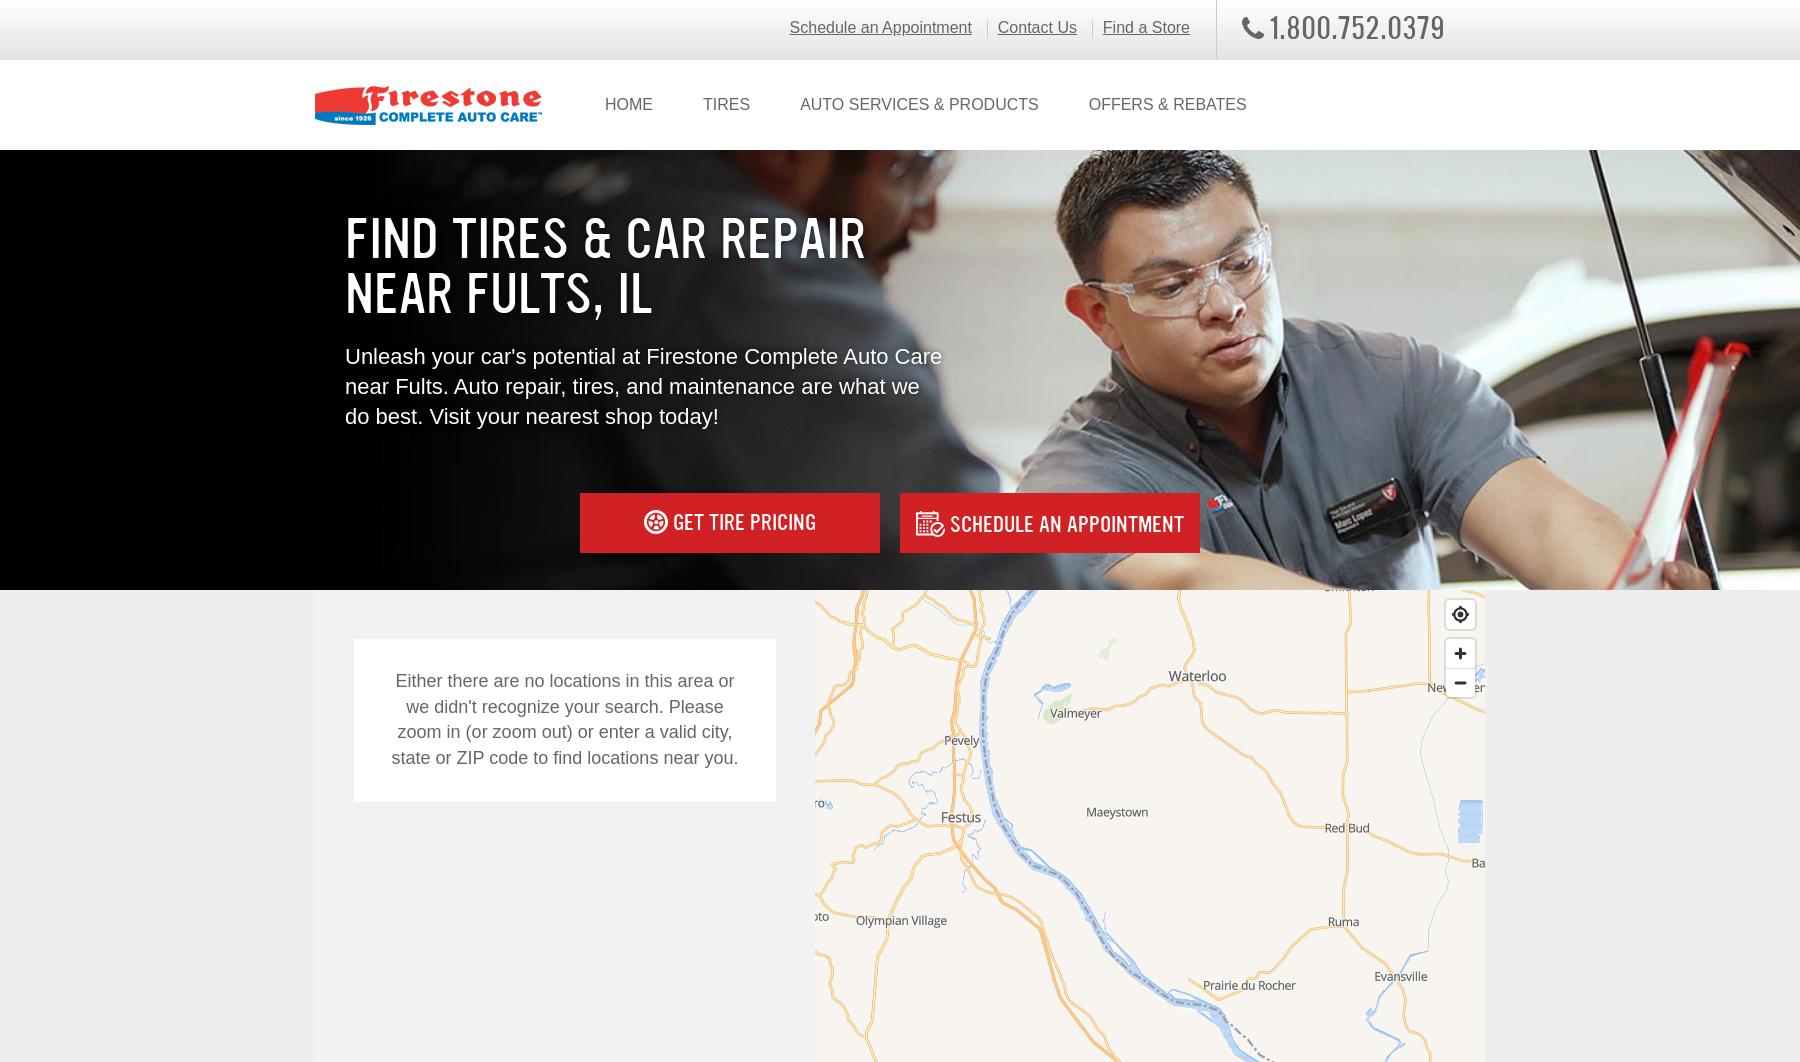 This screenshot has width=1800, height=1062. What do you see at coordinates (604, 104) in the screenshot?
I see `'HOME'` at bounding box center [604, 104].